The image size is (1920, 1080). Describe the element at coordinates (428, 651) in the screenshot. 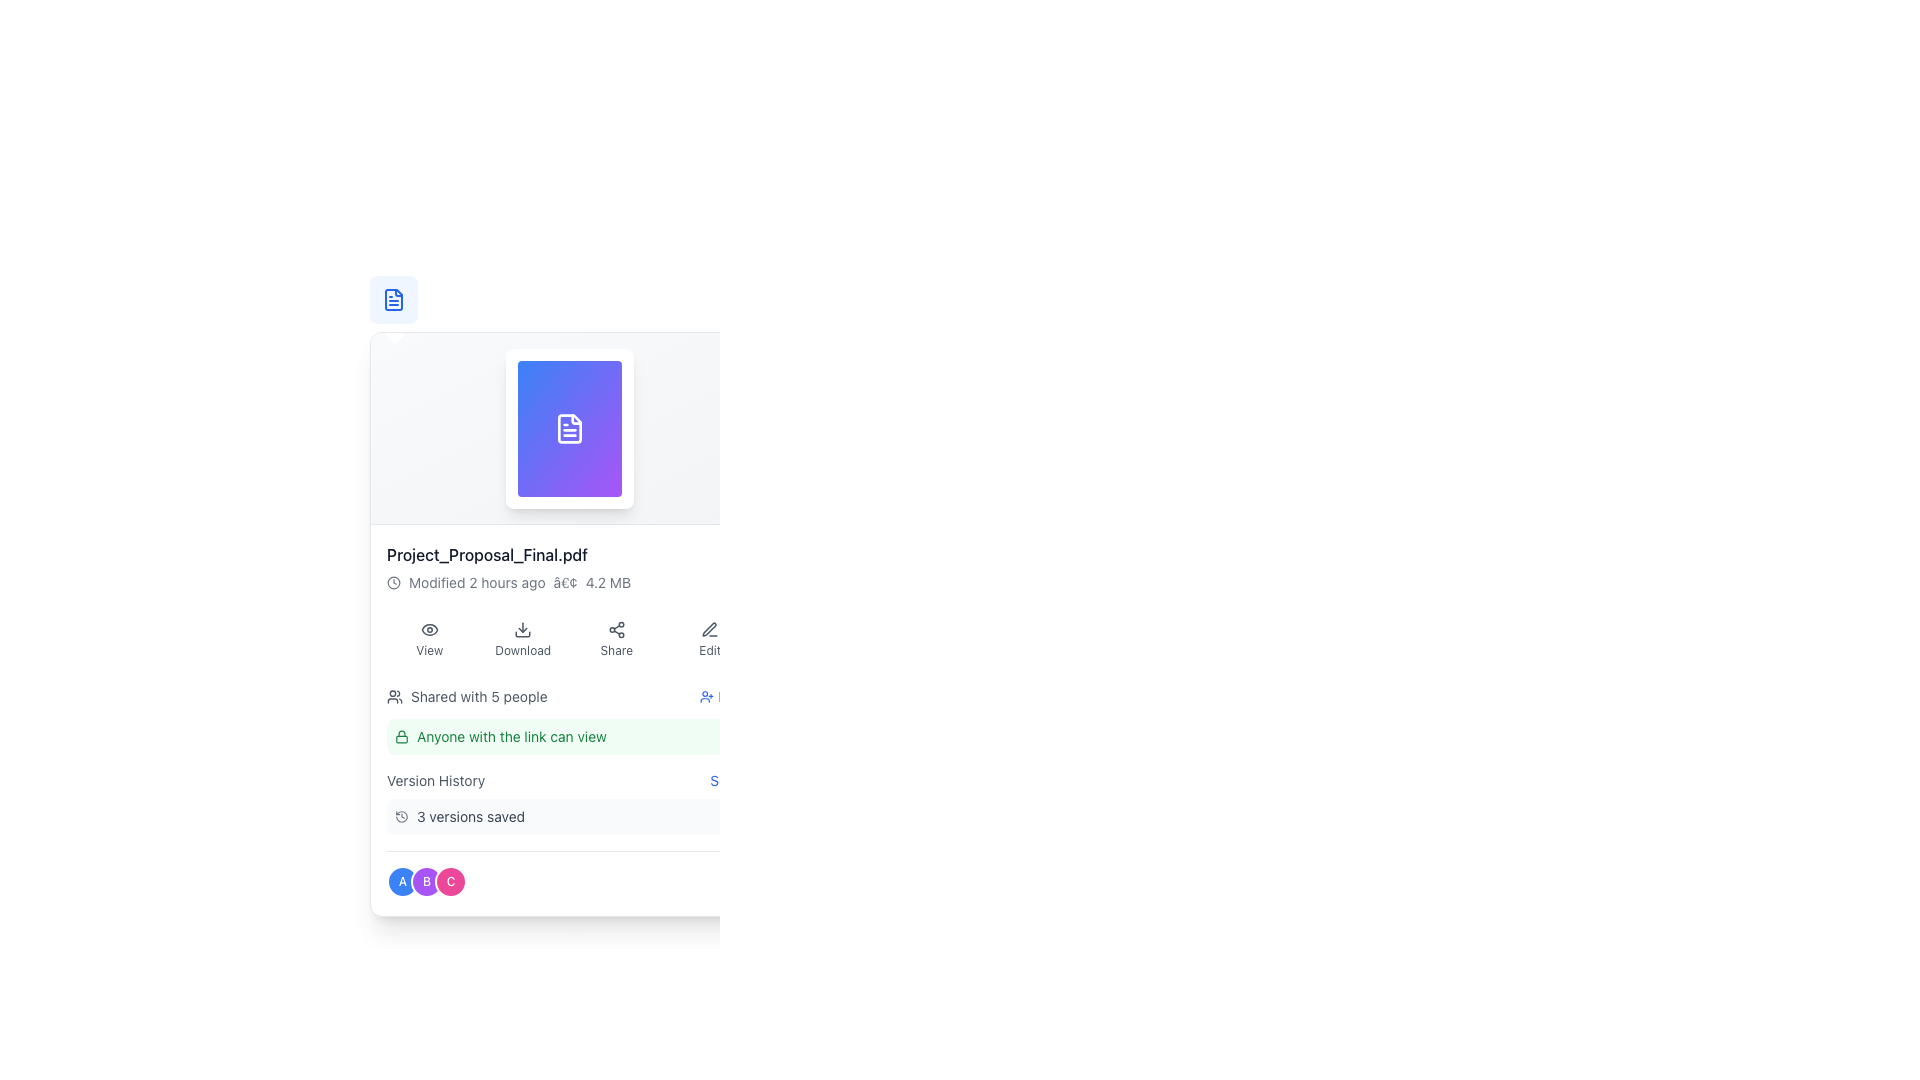

I see `the text label that describes the functionality of viewing contents, which is the second element in a vertical group located below the eye icon` at that location.